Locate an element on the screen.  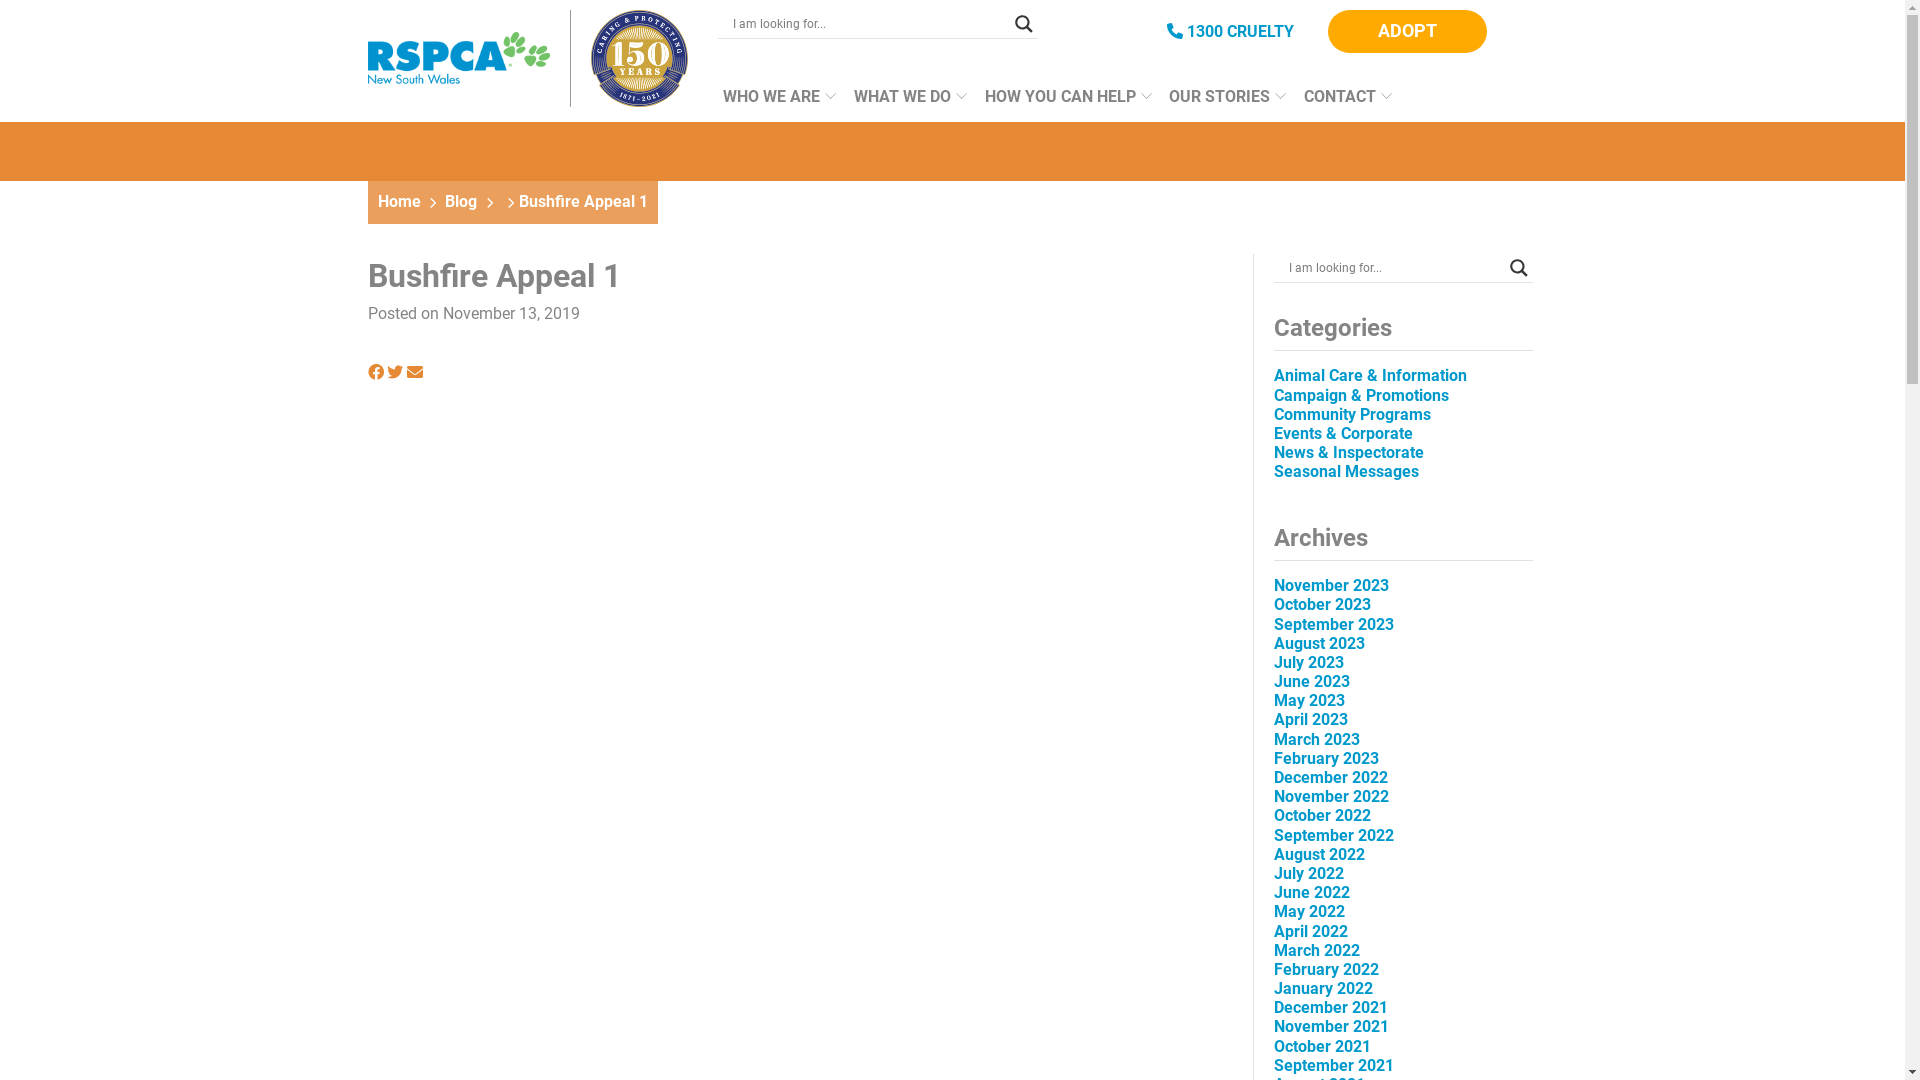
'August 2022' is located at coordinates (1319, 854).